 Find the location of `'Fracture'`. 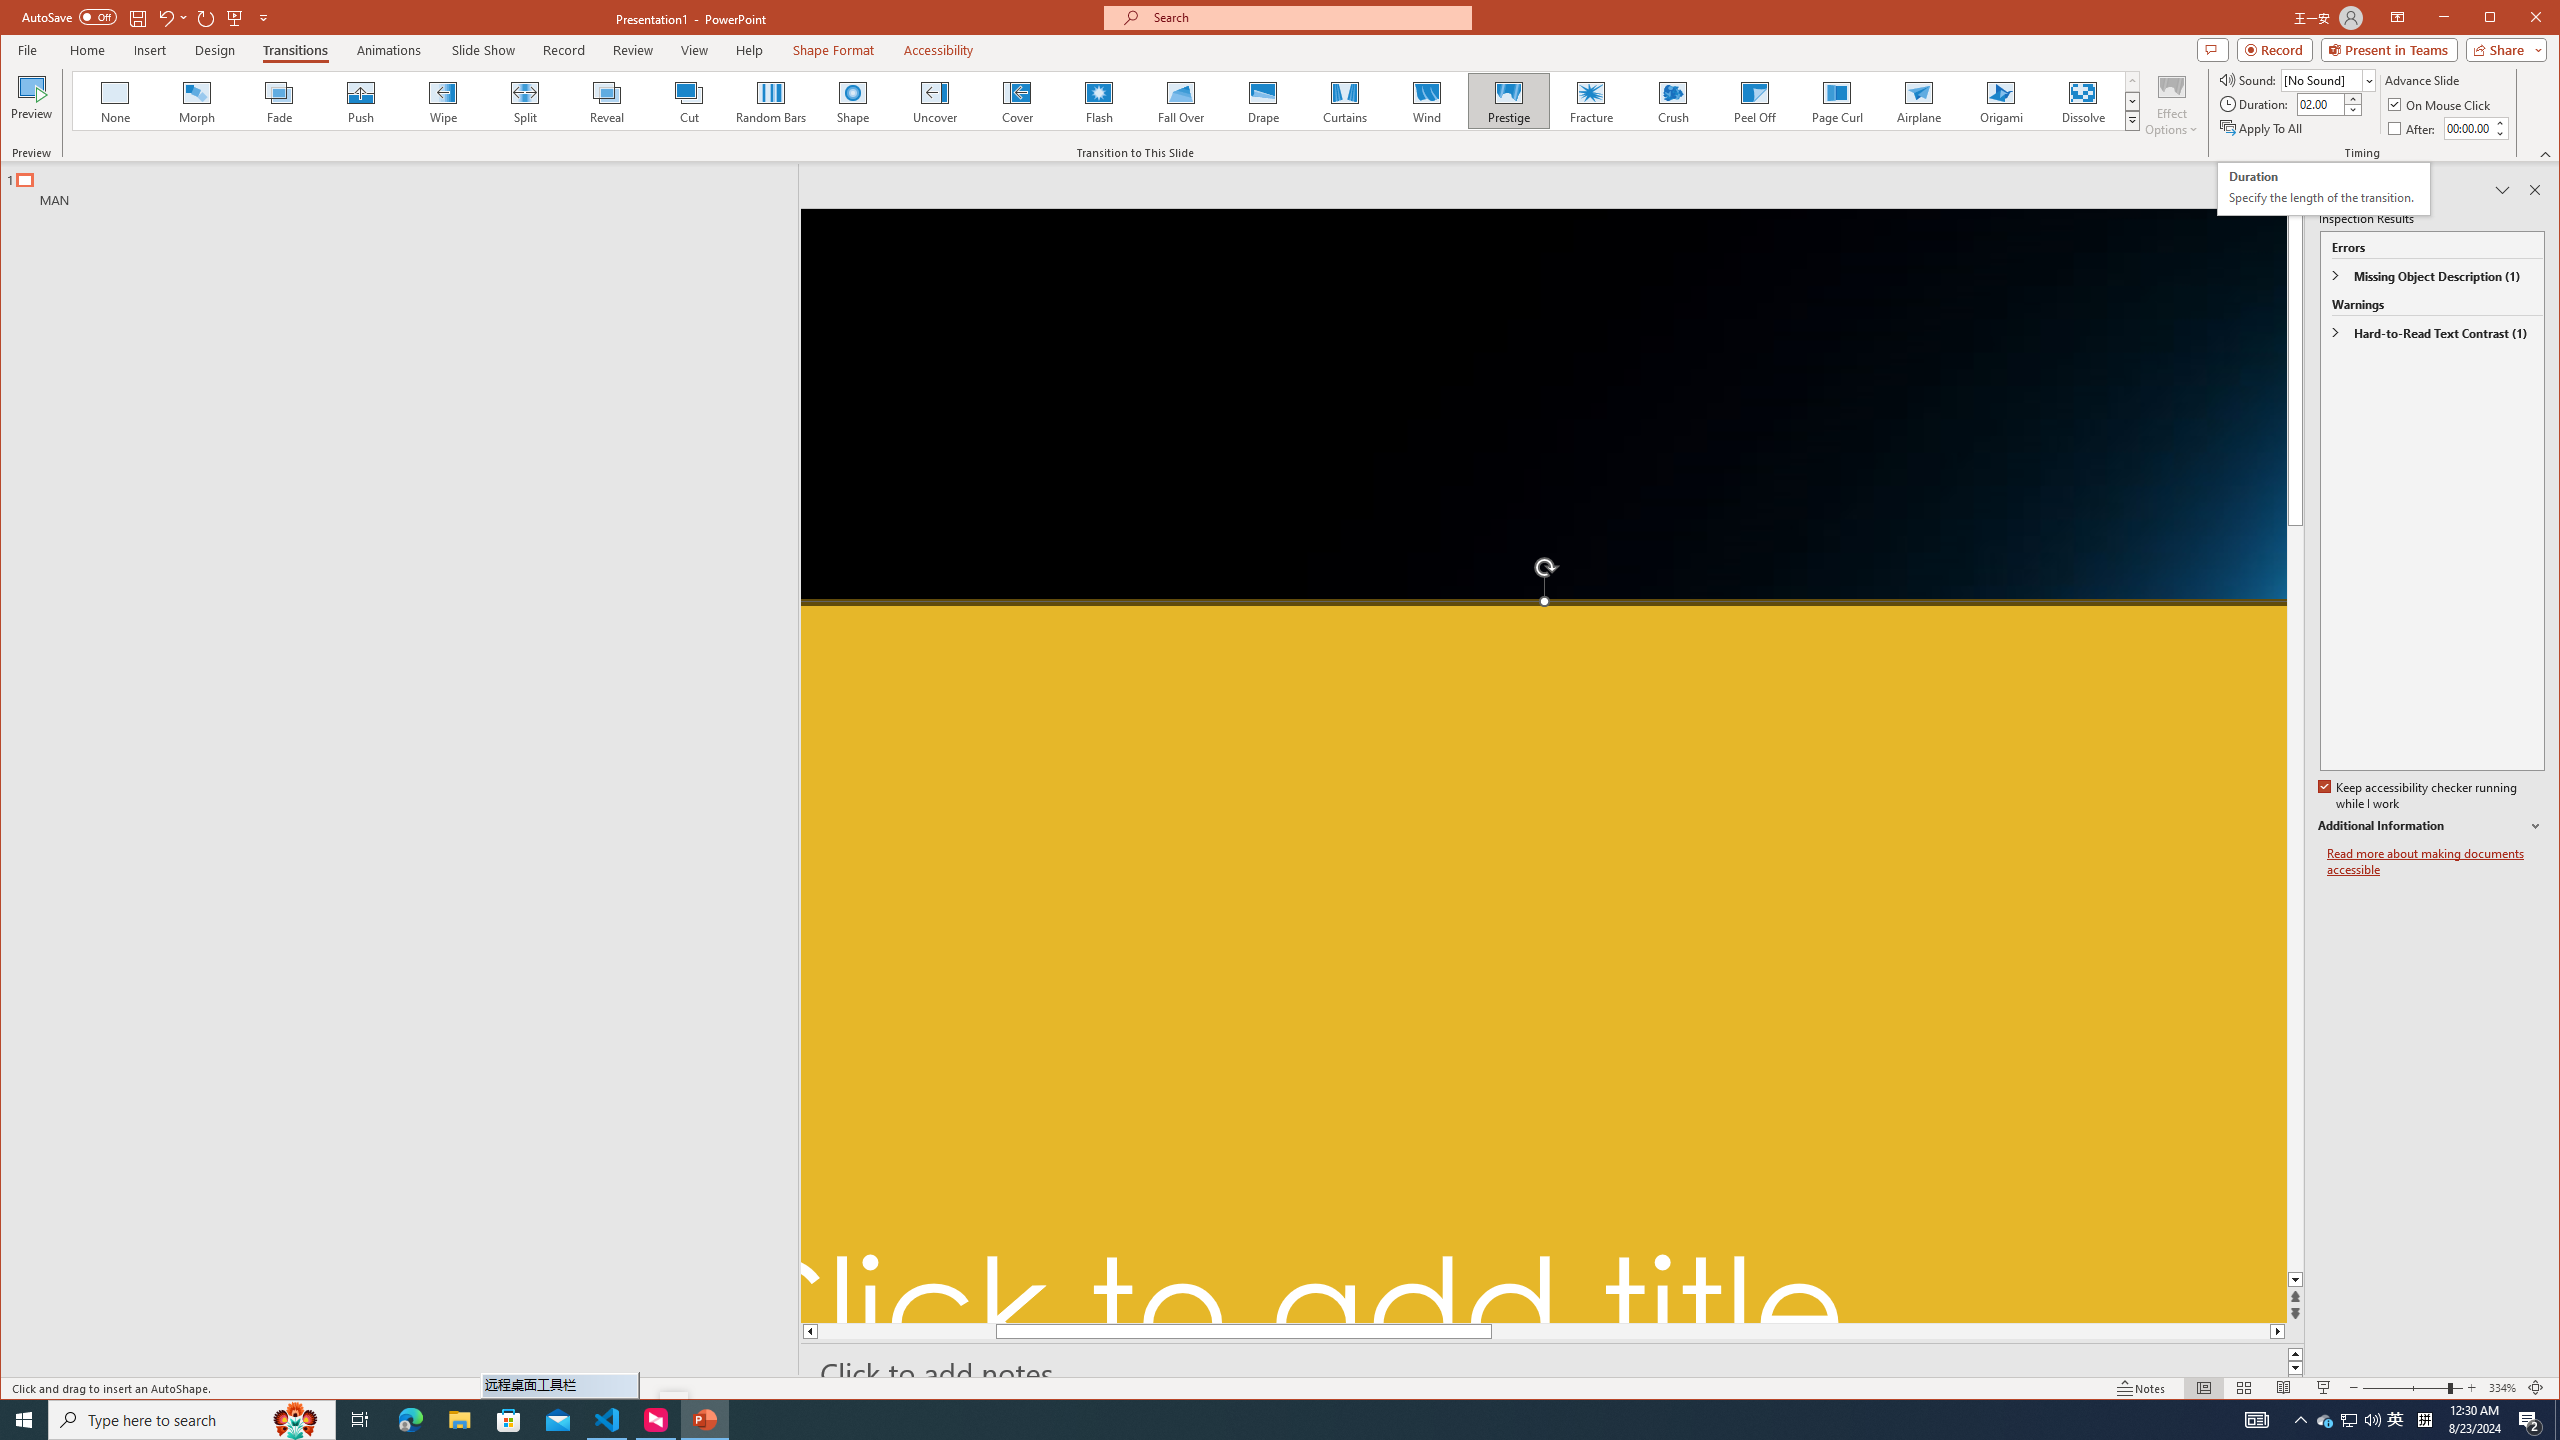

'Fracture' is located at coordinates (1590, 100).